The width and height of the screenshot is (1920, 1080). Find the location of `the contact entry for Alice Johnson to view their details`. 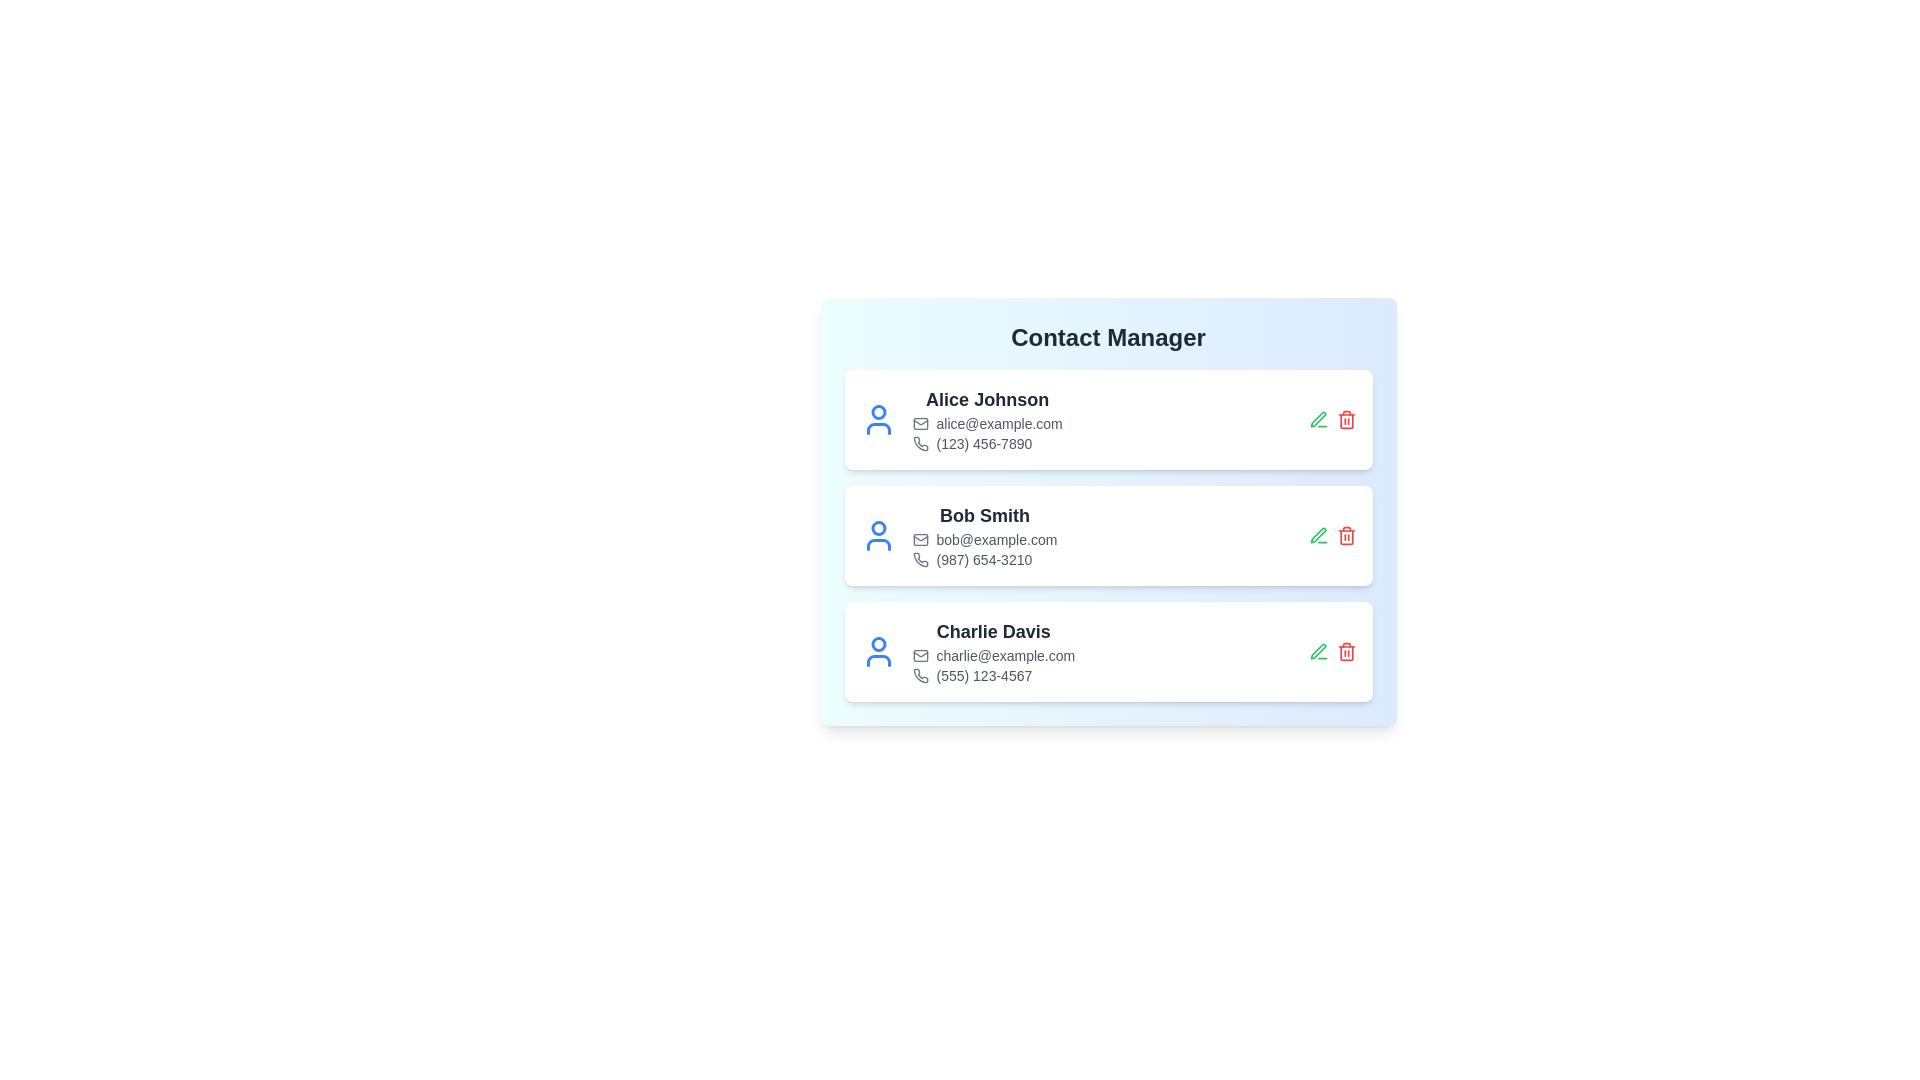

the contact entry for Alice Johnson to view their details is located at coordinates (1107, 419).